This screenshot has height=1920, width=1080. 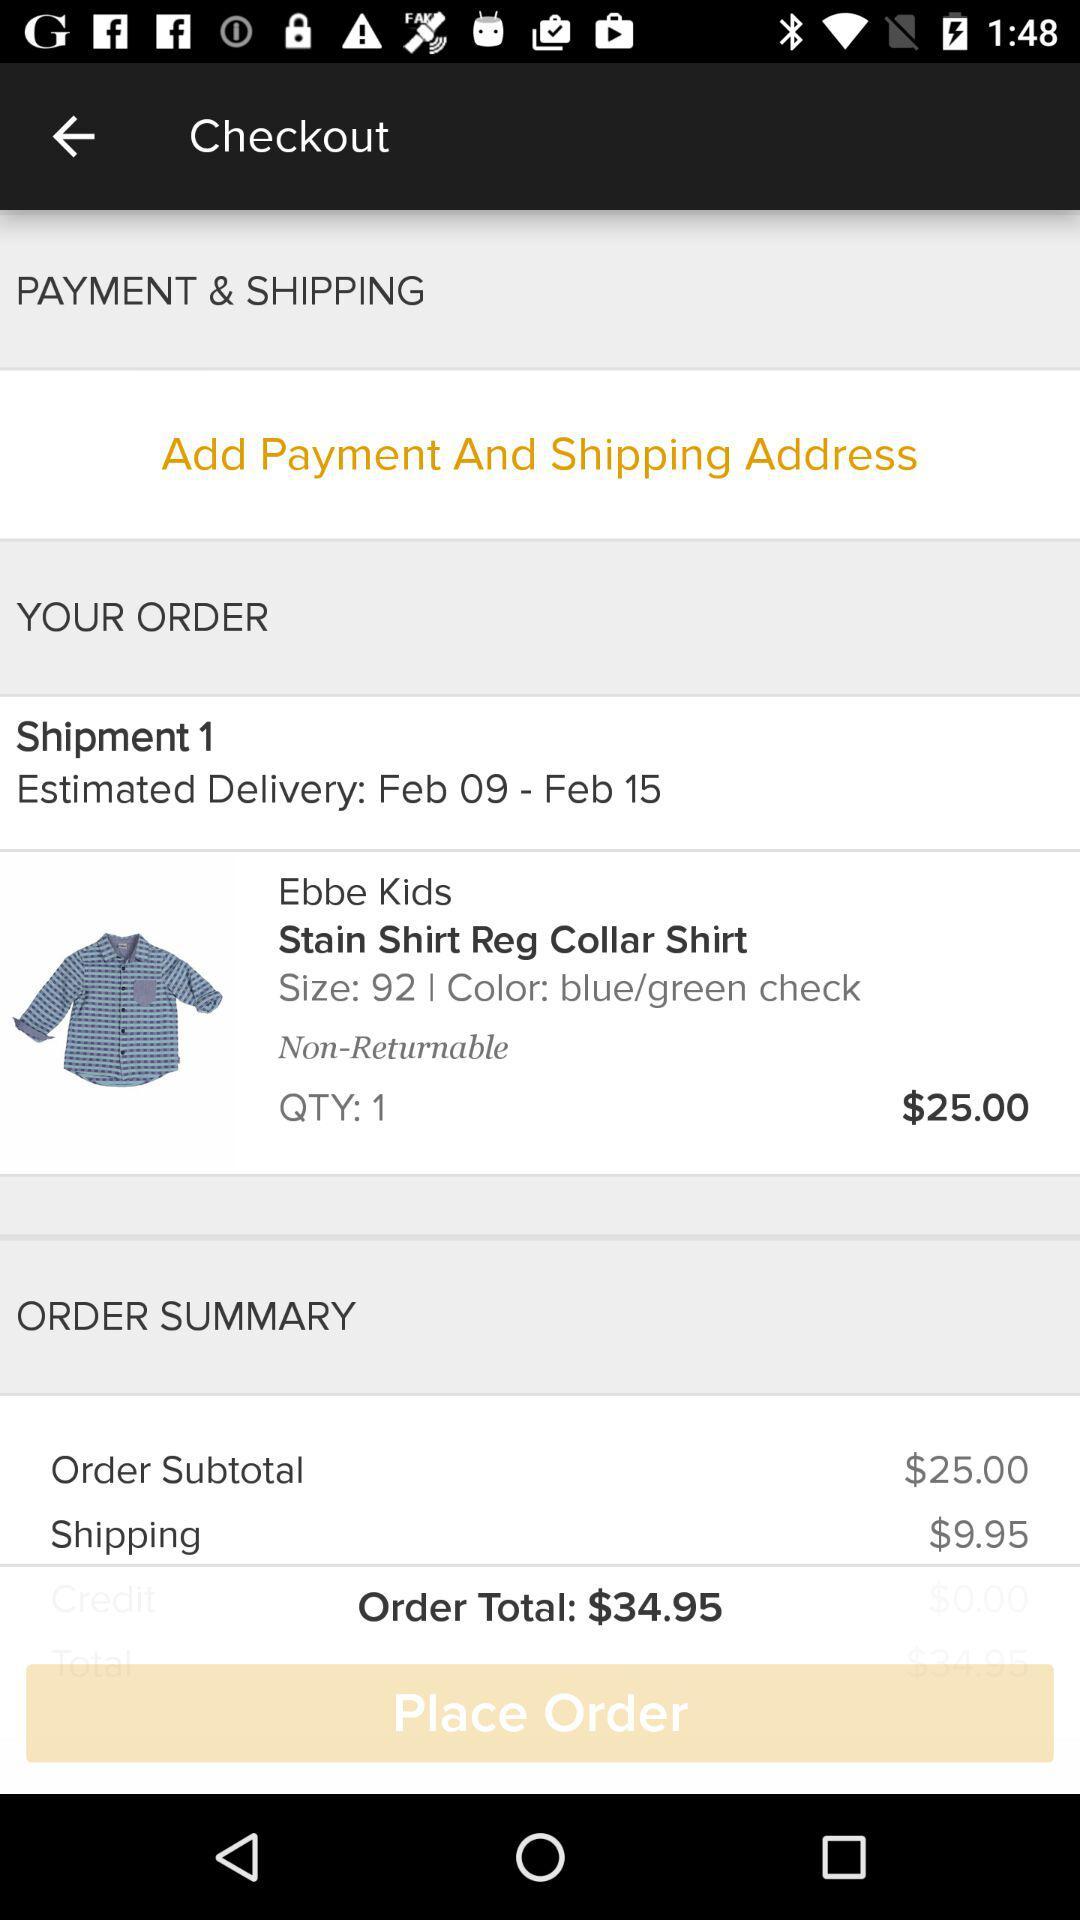 I want to click on add payment and item, so click(x=540, y=453).